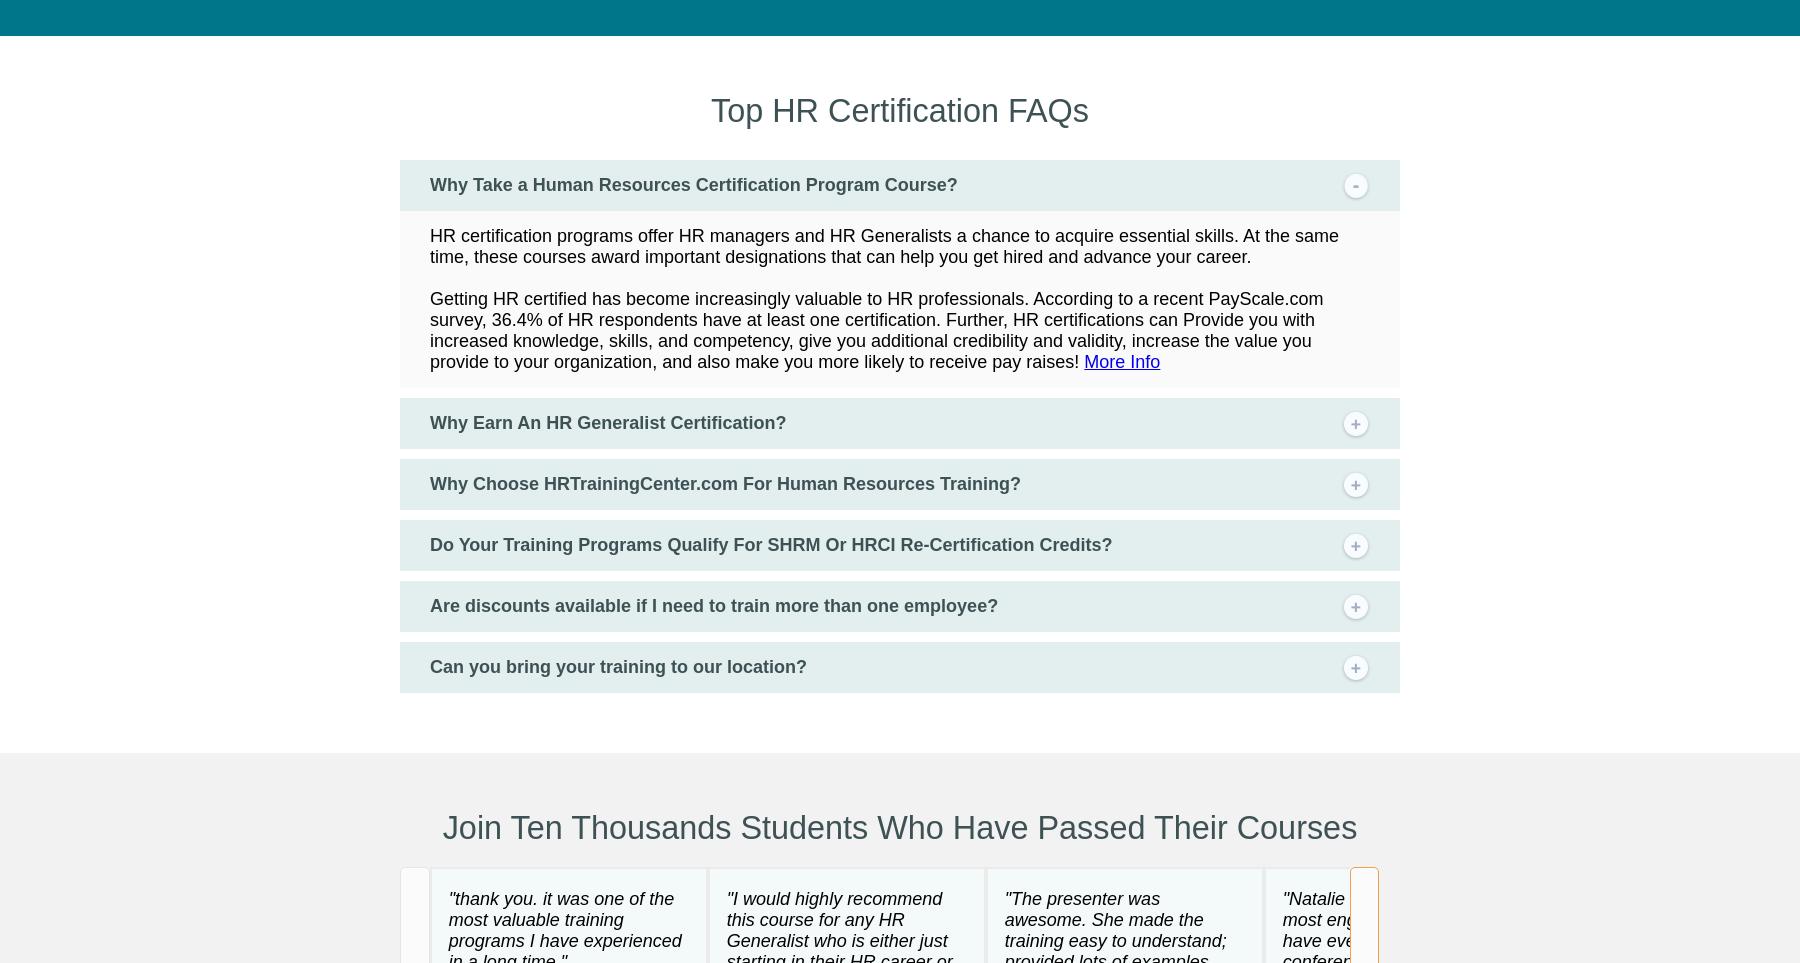 The height and width of the screenshot is (963, 1800). Describe the element at coordinates (430, 483) in the screenshot. I see `'Why Choose HRTrainingCenter.com For Human Resources Training?'` at that location.